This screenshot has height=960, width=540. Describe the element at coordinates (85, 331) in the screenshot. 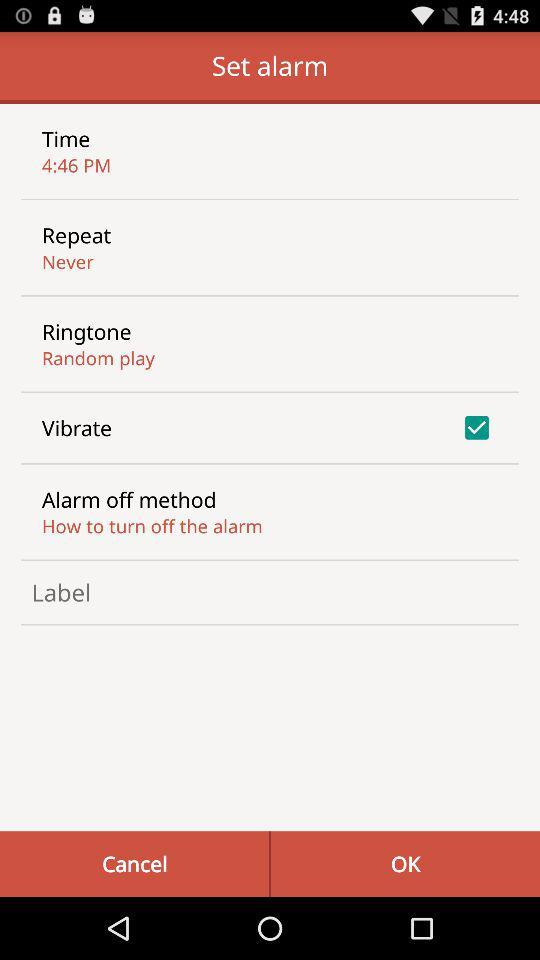

I see `icon above random play item` at that location.